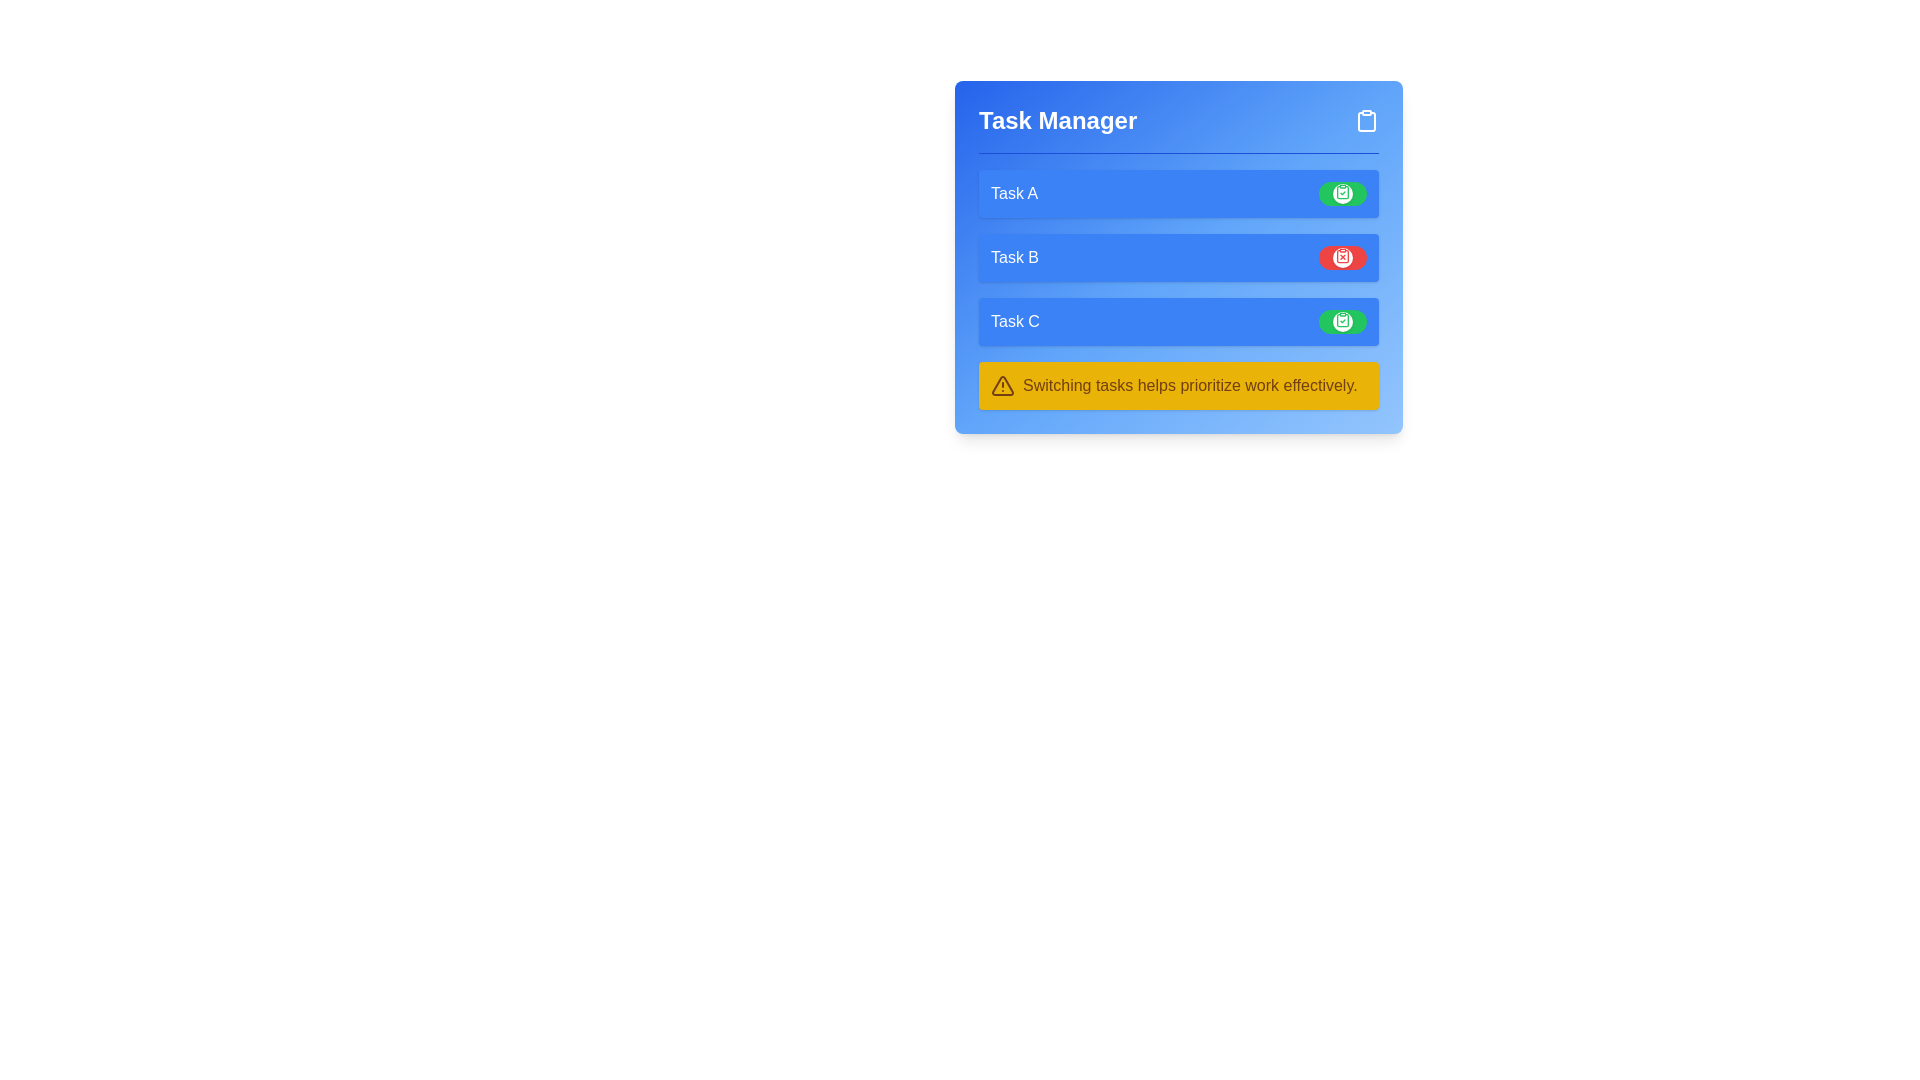 The height and width of the screenshot is (1080, 1920). Describe the element at coordinates (1003, 385) in the screenshot. I see `Warning or Alert Icon located to the left of the text 'Switching tasks helps prioritize work effectively.' in the yellow notification bar at the bottom of the 'Task Manager' interface for accessibility purposes` at that location.